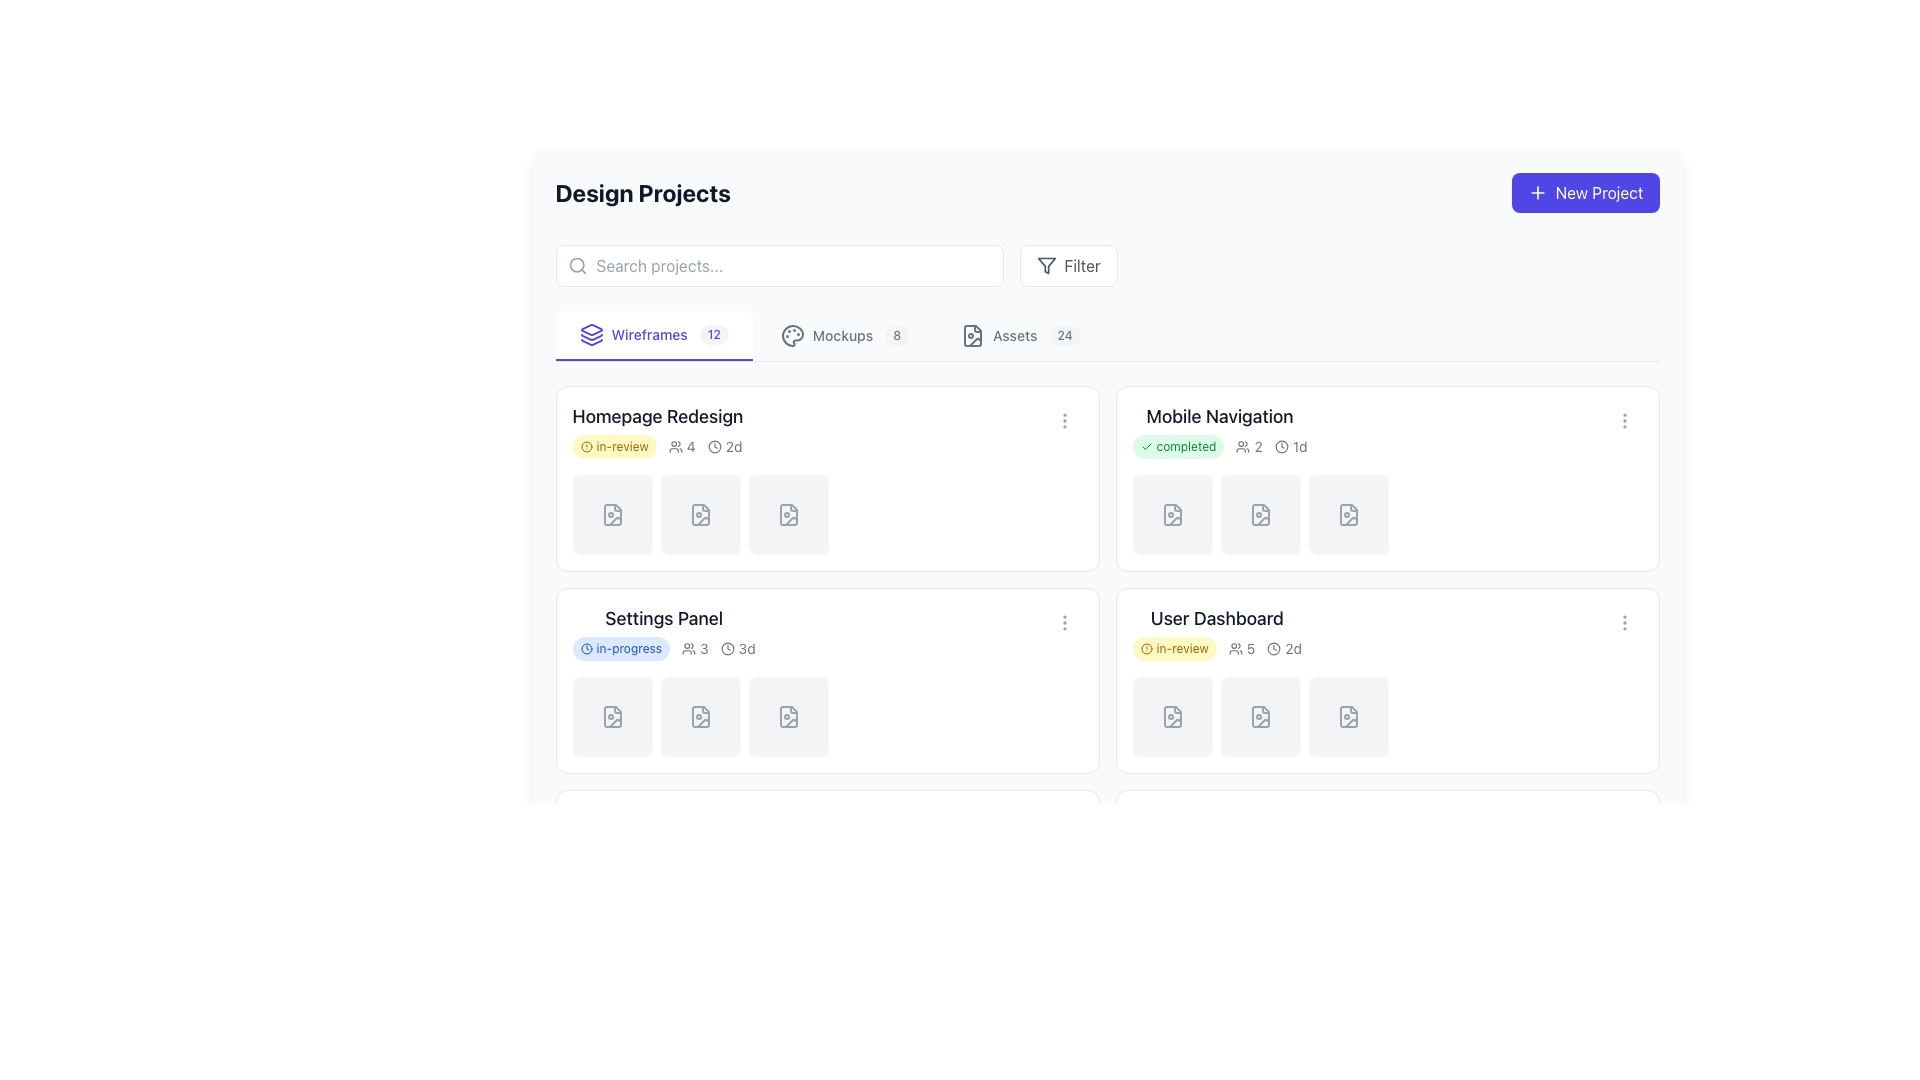 The width and height of the screenshot is (1920, 1080). I want to click on the vertical ellipsis button located in the top-right corner of the 'Settings Panel', so click(1063, 622).